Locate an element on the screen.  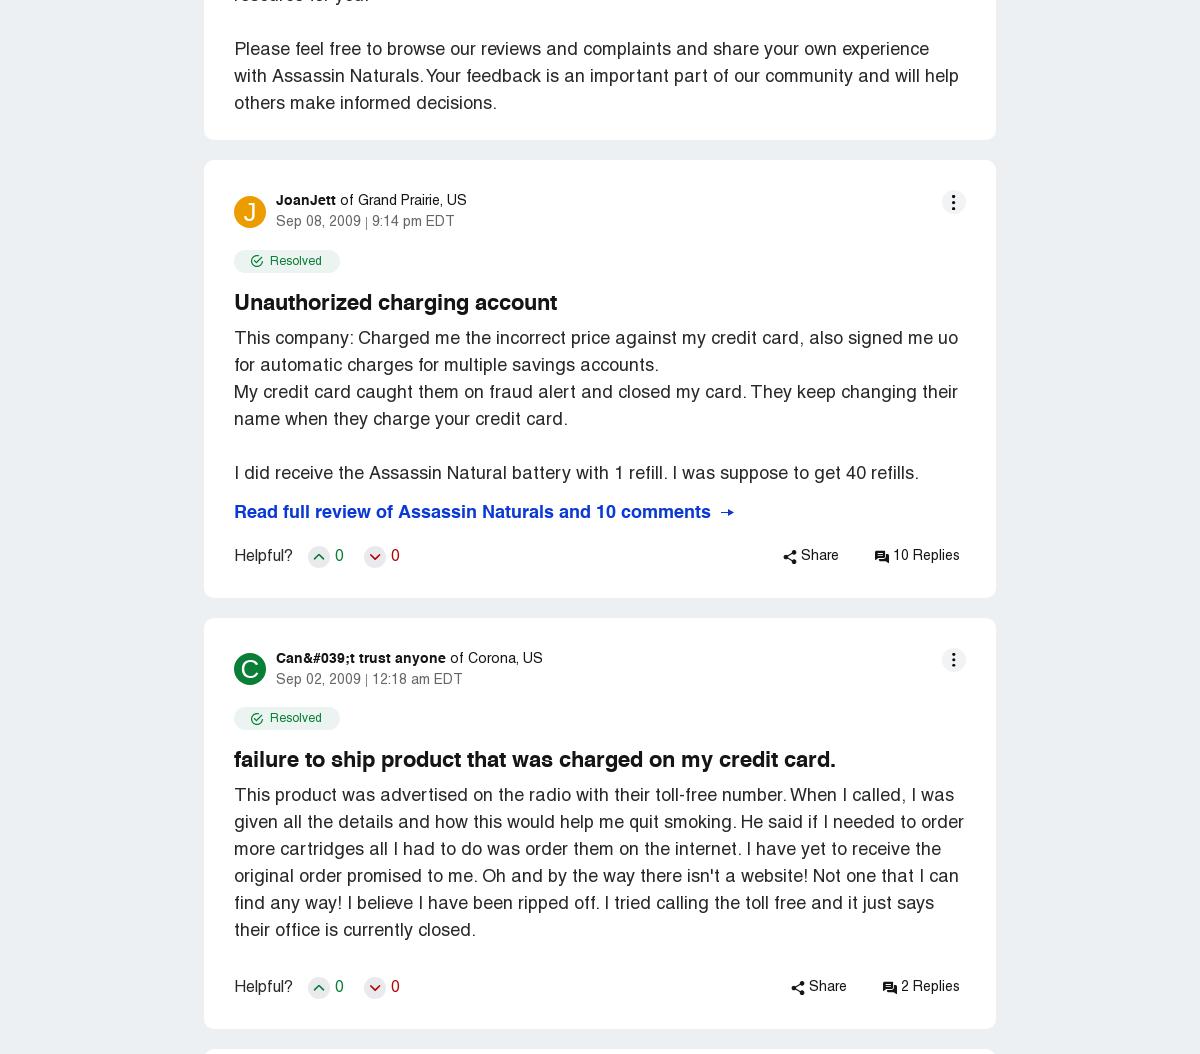
'Cookie Policy' is located at coordinates (788, 511).